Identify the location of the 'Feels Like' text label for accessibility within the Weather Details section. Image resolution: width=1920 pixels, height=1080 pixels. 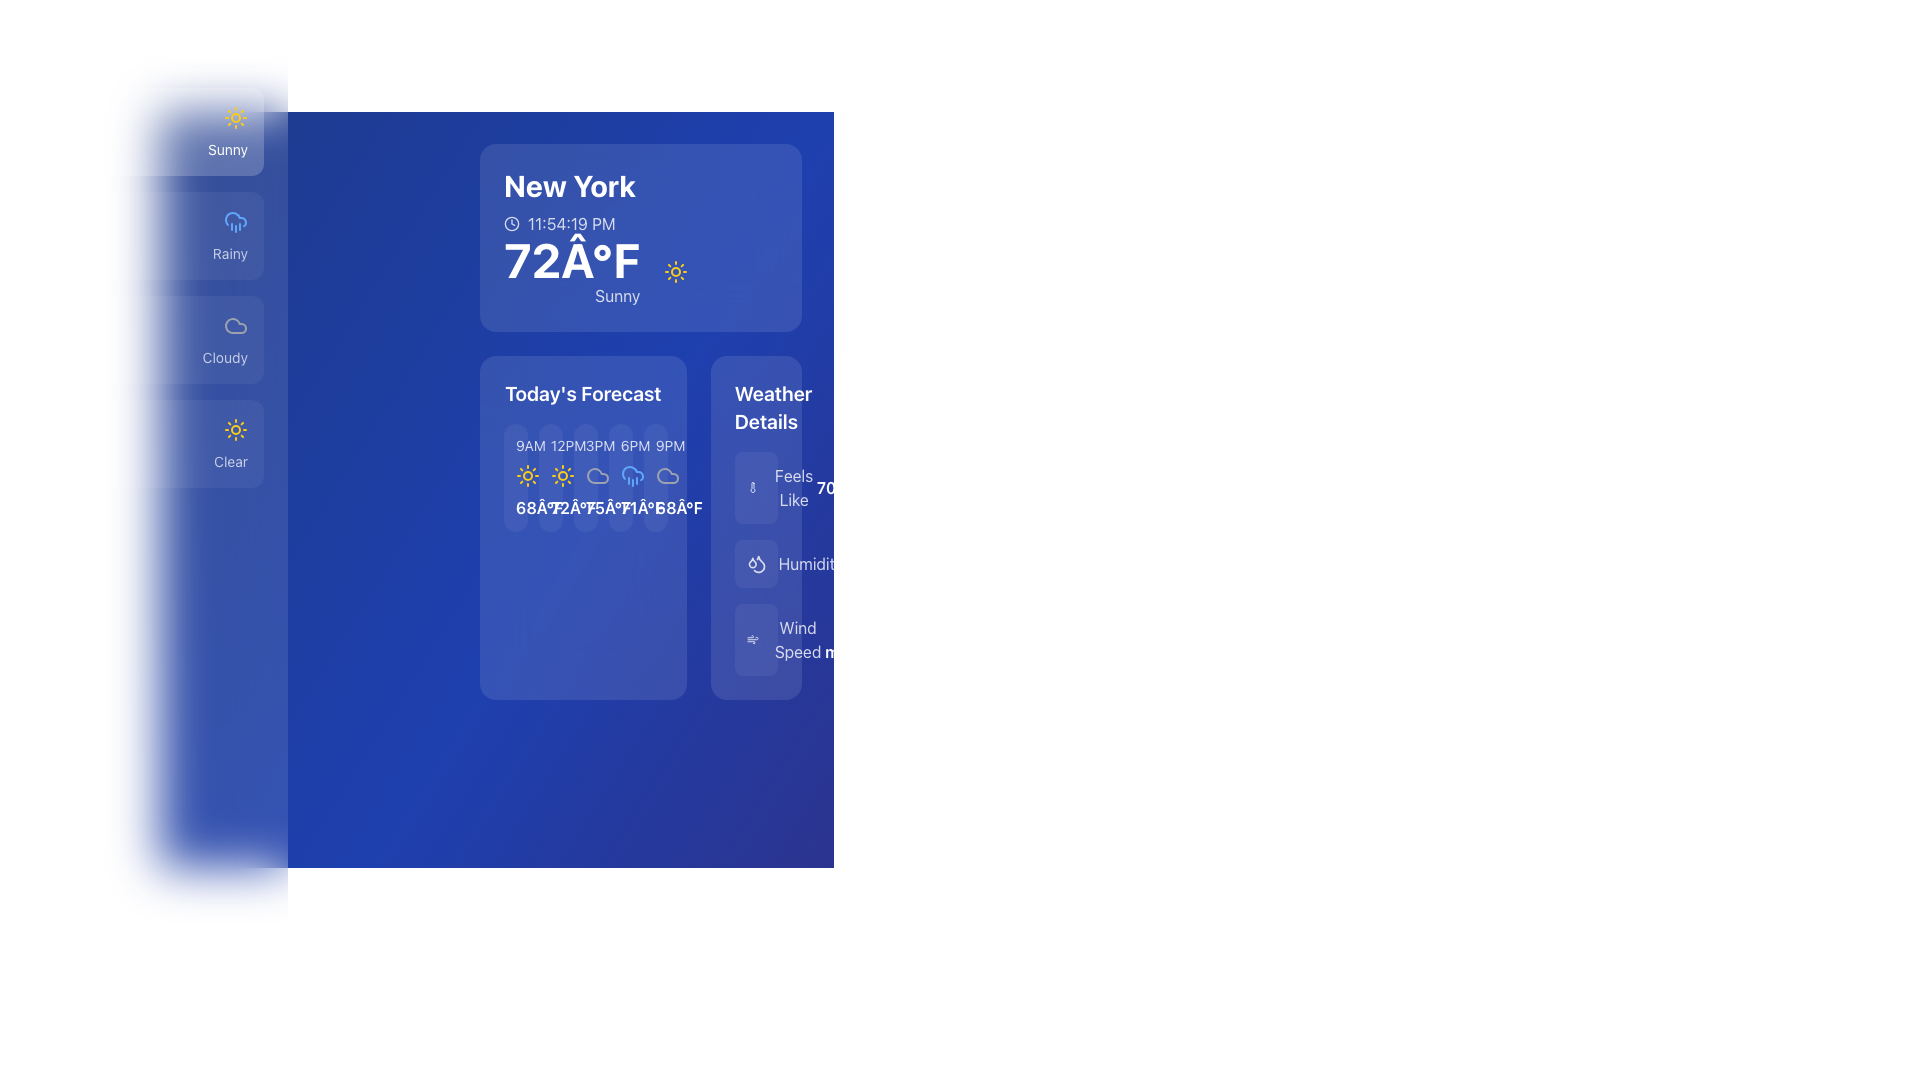
(793, 488).